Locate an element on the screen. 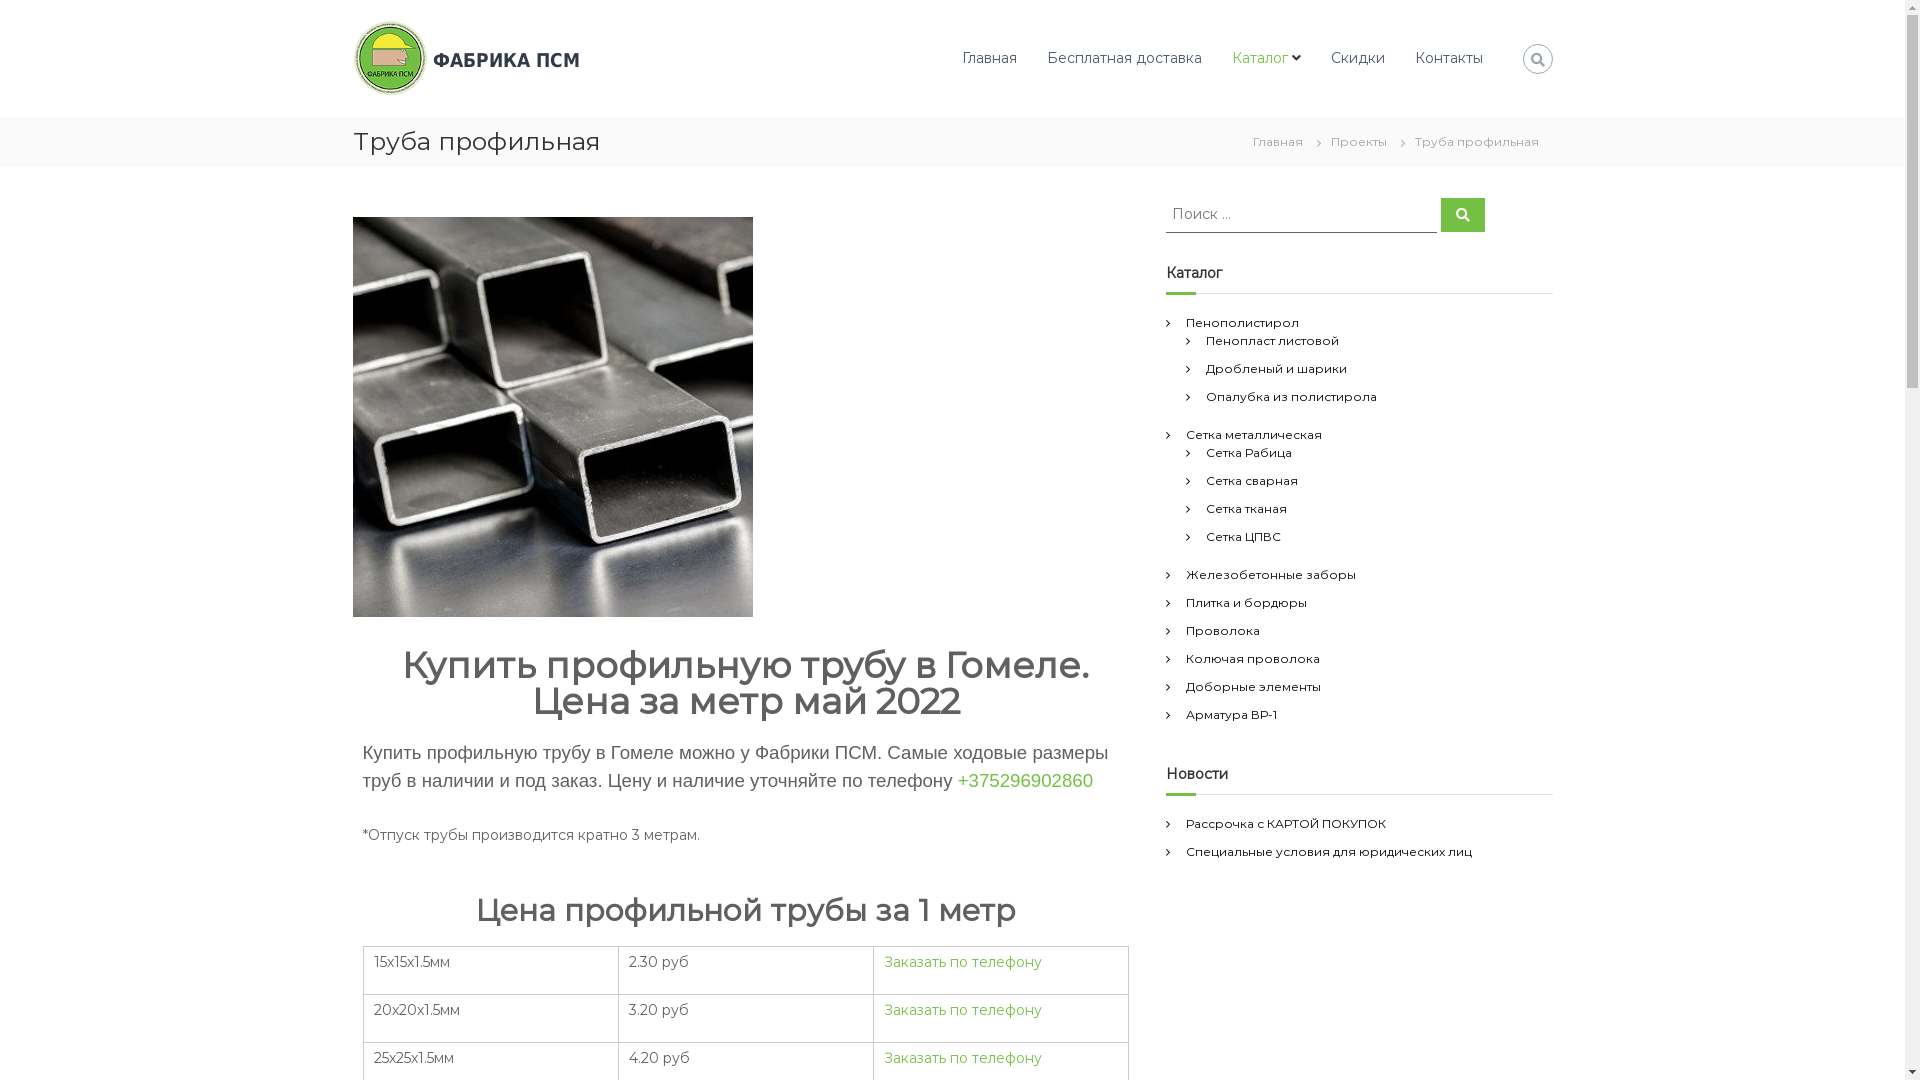 The image size is (1920, 1080). '+375296902860' is located at coordinates (1025, 779).